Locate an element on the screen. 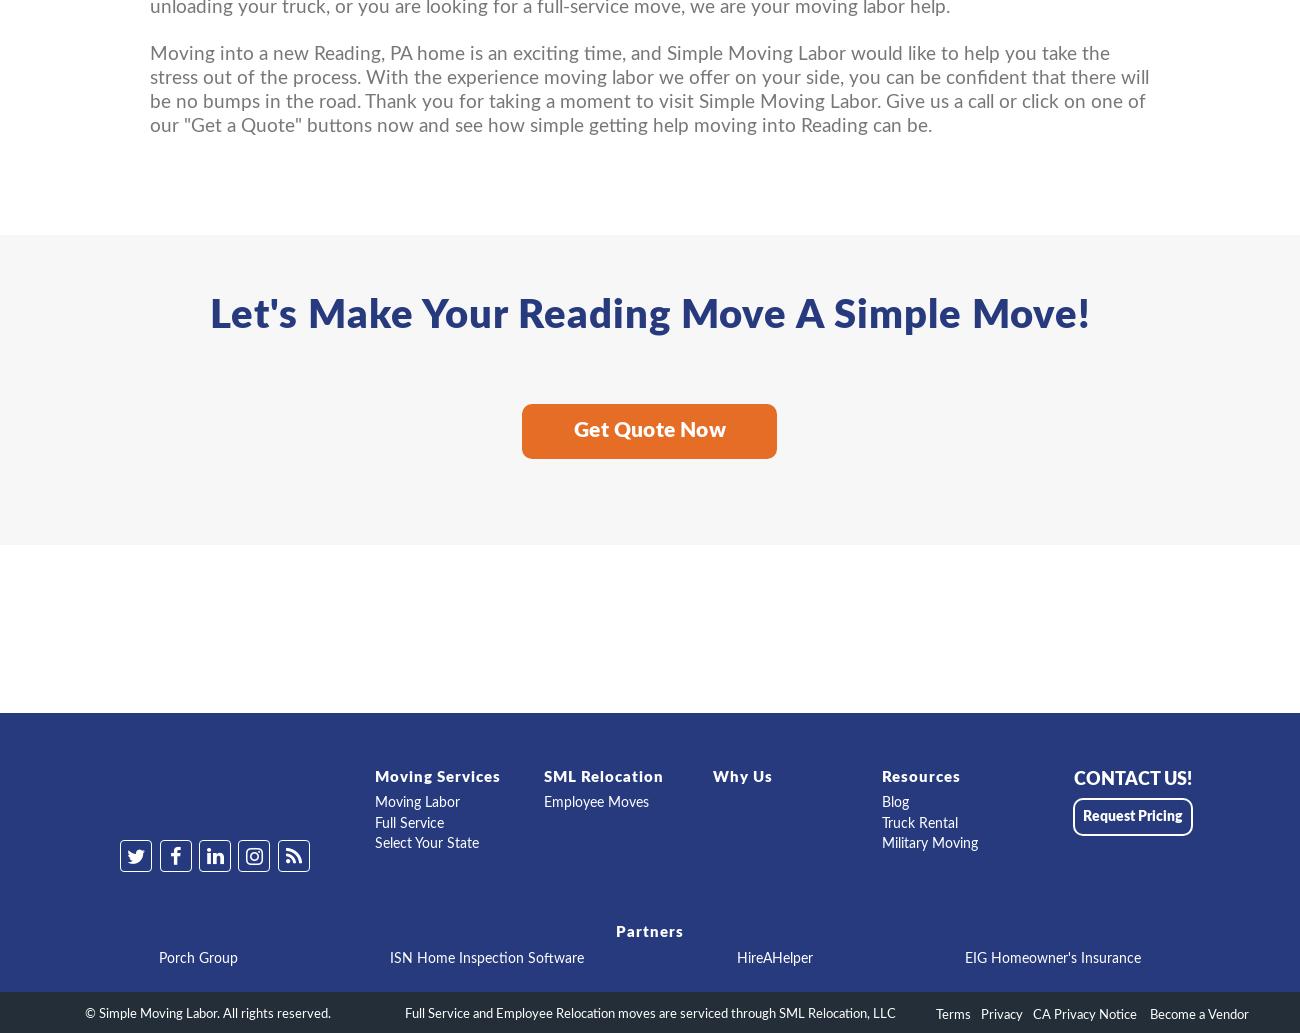 This screenshot has height=1033, width=1300. 'Become a Vendor' is located at coordinates (1196, 1014).